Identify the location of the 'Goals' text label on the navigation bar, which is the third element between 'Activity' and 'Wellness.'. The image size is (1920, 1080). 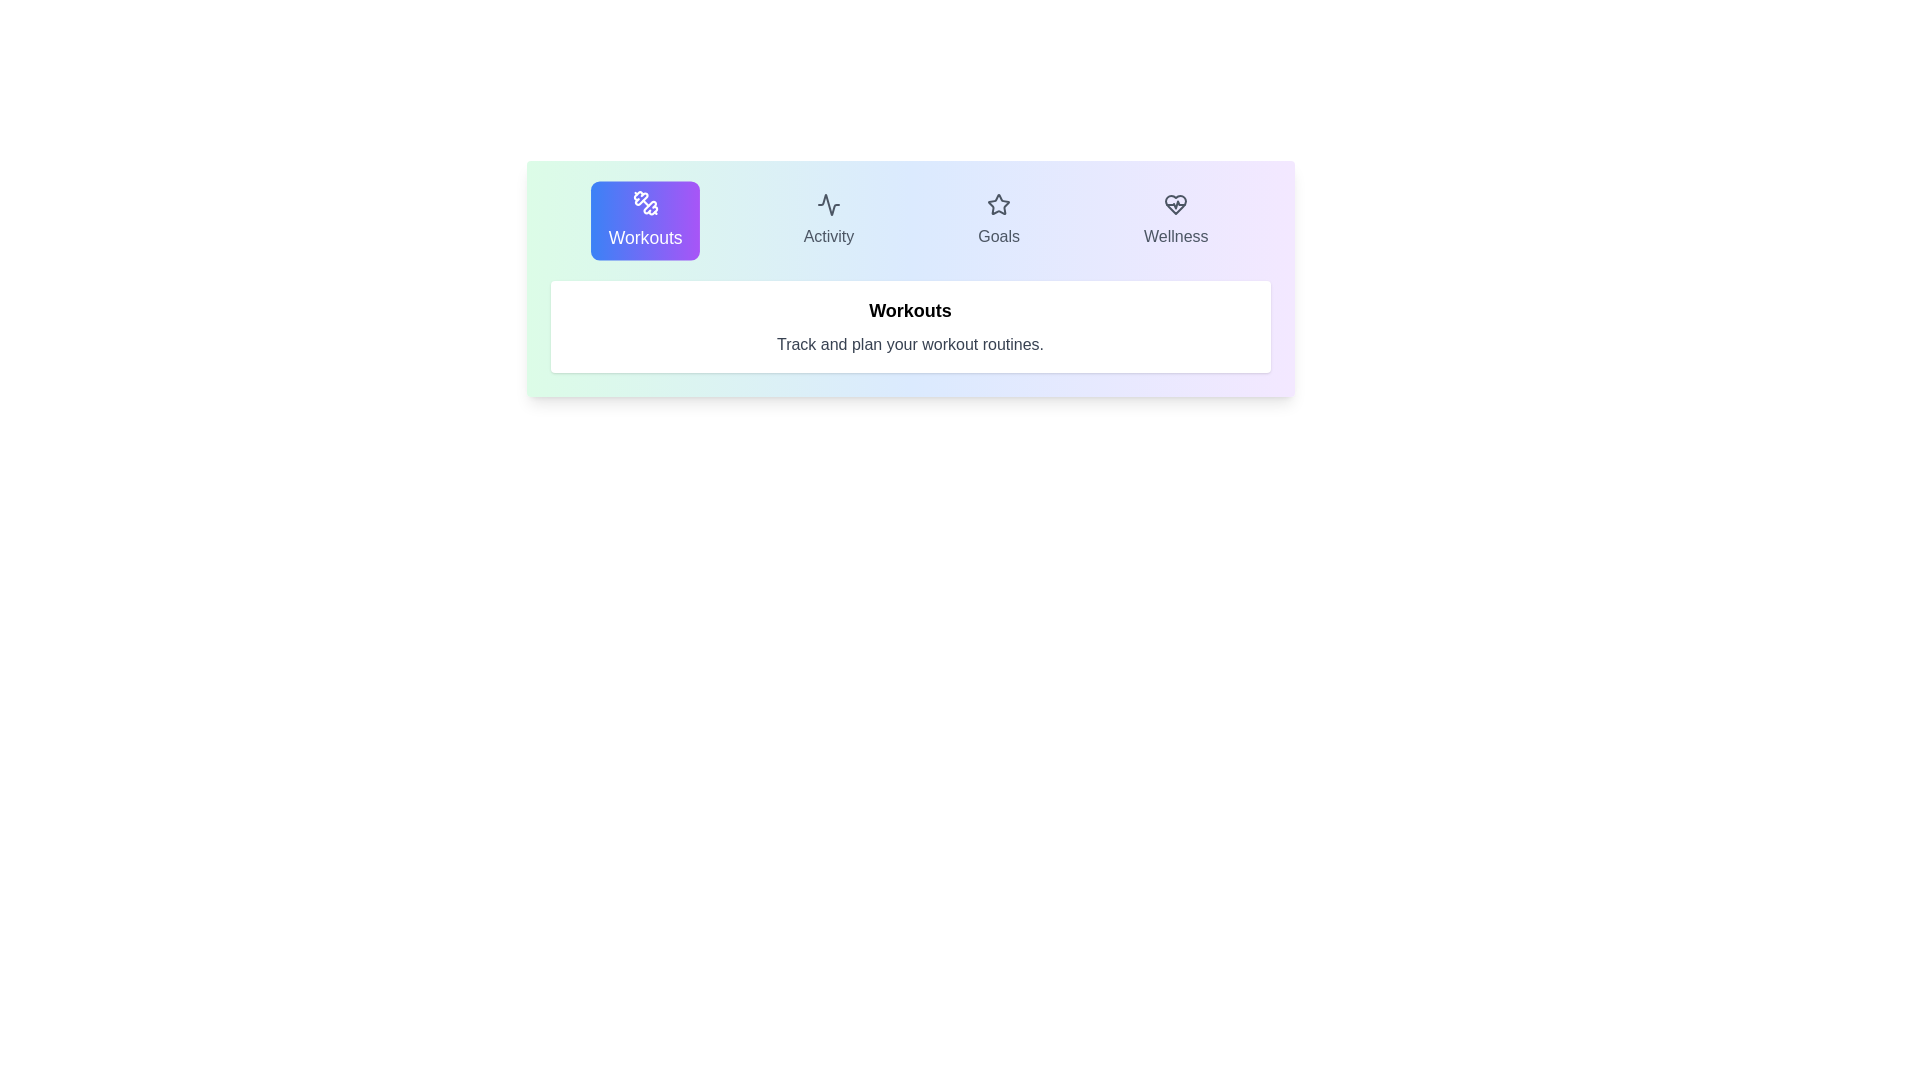
(999, 235).